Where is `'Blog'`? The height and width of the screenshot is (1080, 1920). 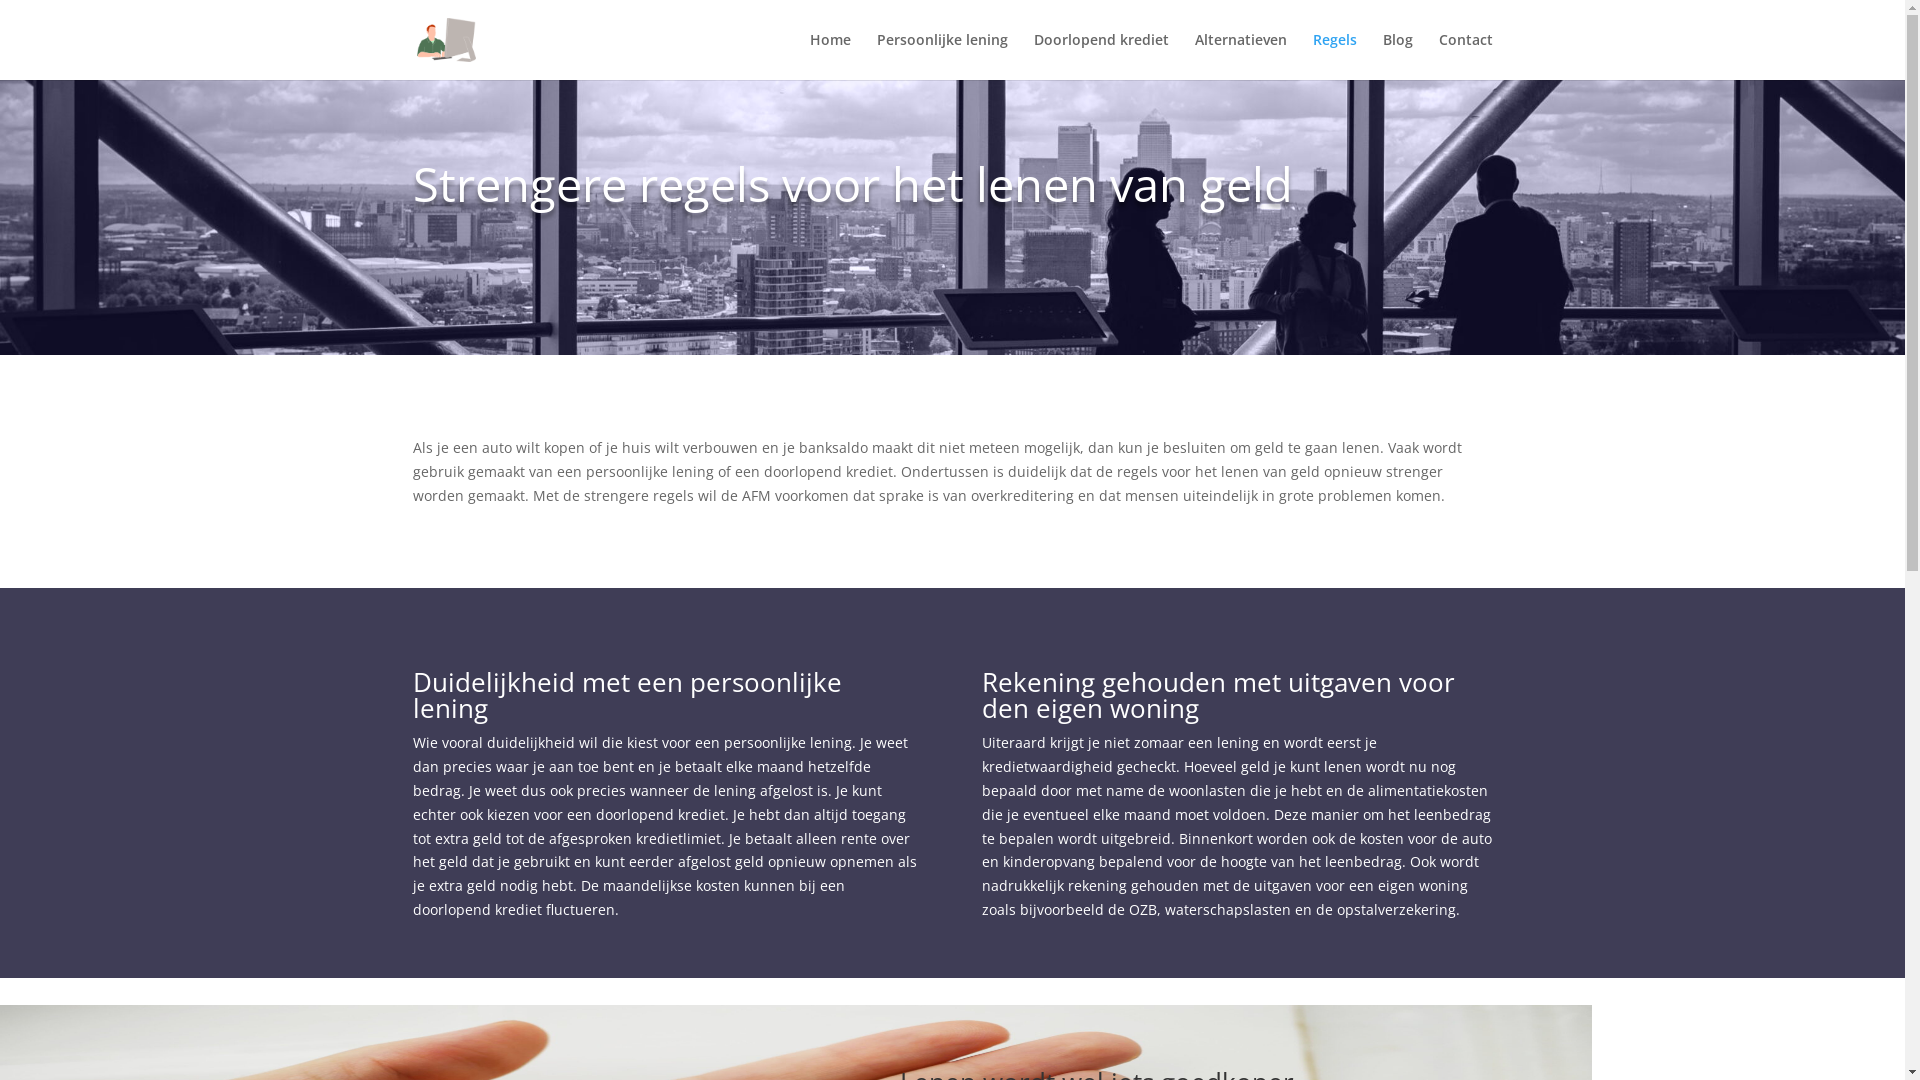 'Blog' is located at coordinates (1381, 55).